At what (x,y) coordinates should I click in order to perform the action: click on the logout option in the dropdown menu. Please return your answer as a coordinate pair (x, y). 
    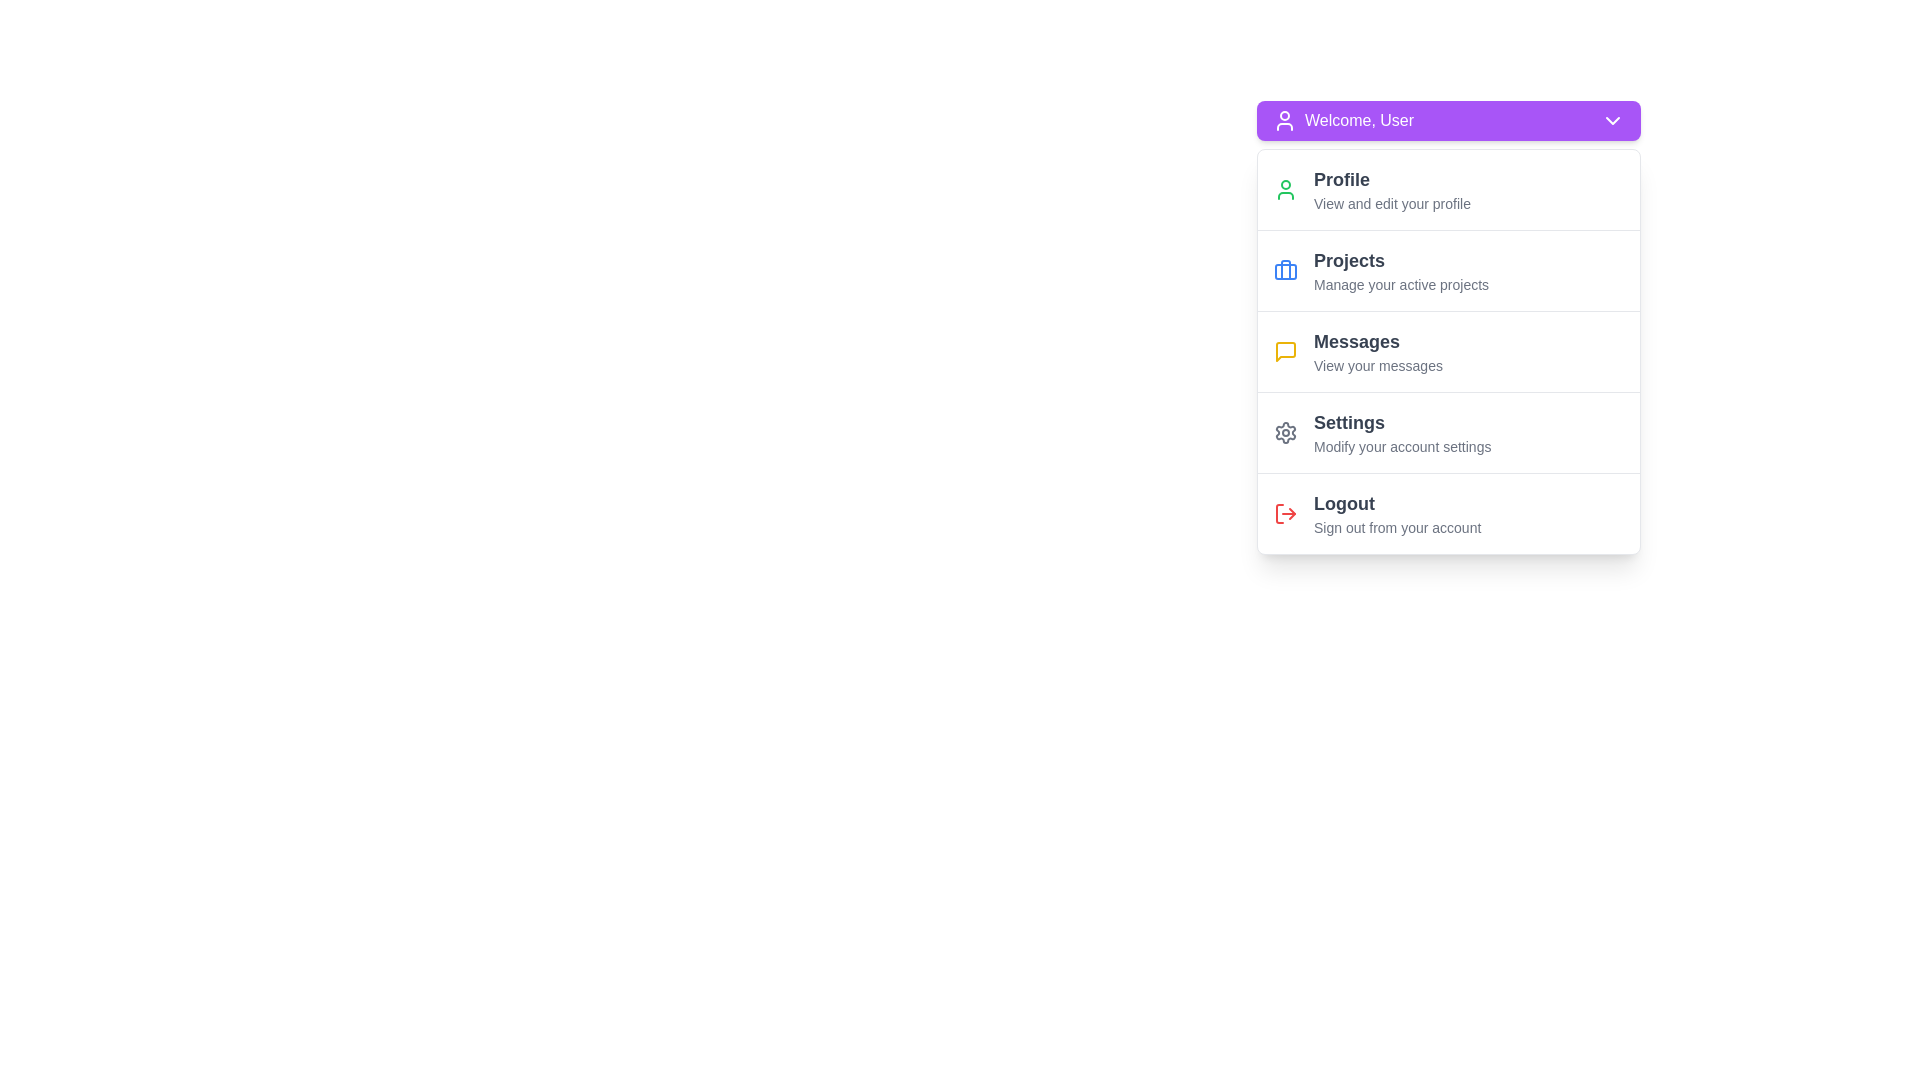
    Looking at the image, I should click on (1396, 512).